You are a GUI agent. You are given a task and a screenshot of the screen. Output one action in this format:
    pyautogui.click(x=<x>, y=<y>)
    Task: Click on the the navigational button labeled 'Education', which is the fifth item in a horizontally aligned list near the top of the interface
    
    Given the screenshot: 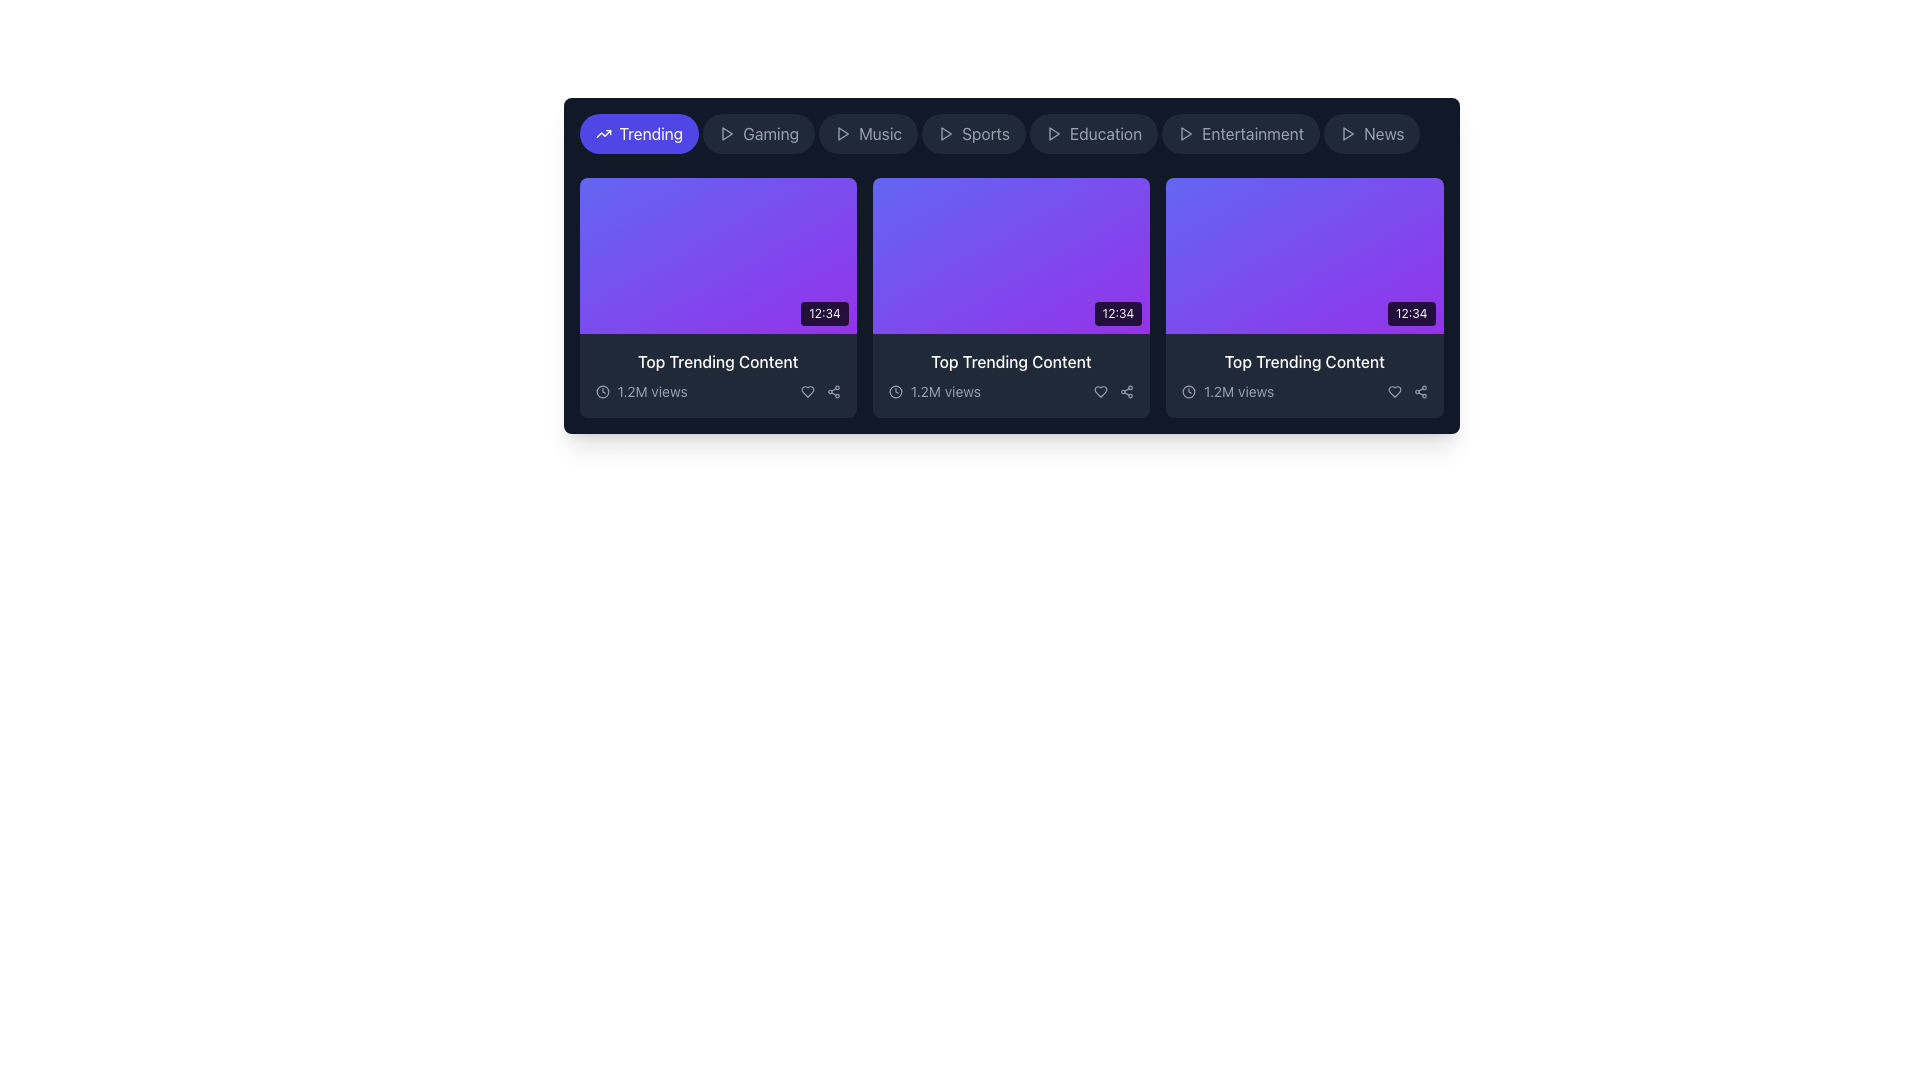 What is the action you would take?
    pyautogui.click(x=1093, y=134)
    